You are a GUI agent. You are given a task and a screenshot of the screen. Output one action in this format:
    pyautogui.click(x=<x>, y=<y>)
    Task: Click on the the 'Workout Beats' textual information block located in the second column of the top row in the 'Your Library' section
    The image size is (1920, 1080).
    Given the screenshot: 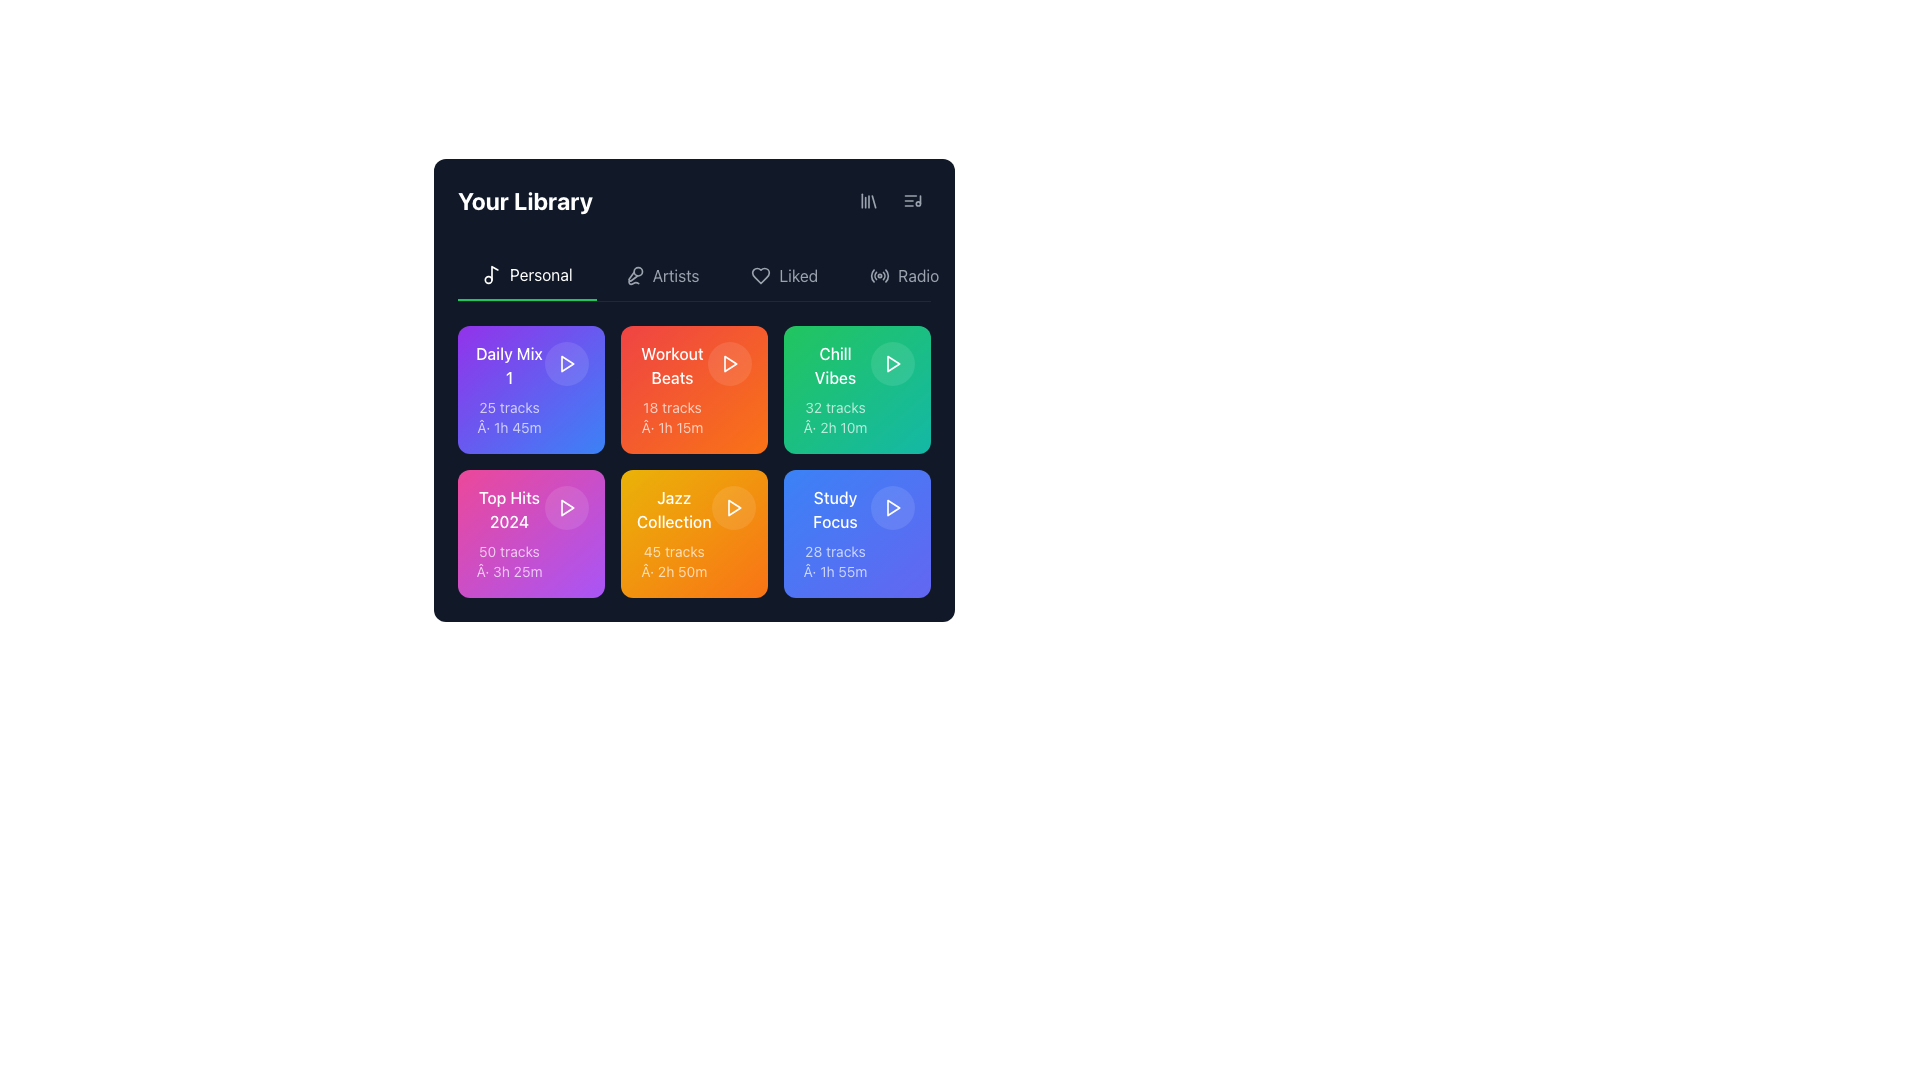 What is the action you would take?
    pyautogui.click(x=672, y=389)
    